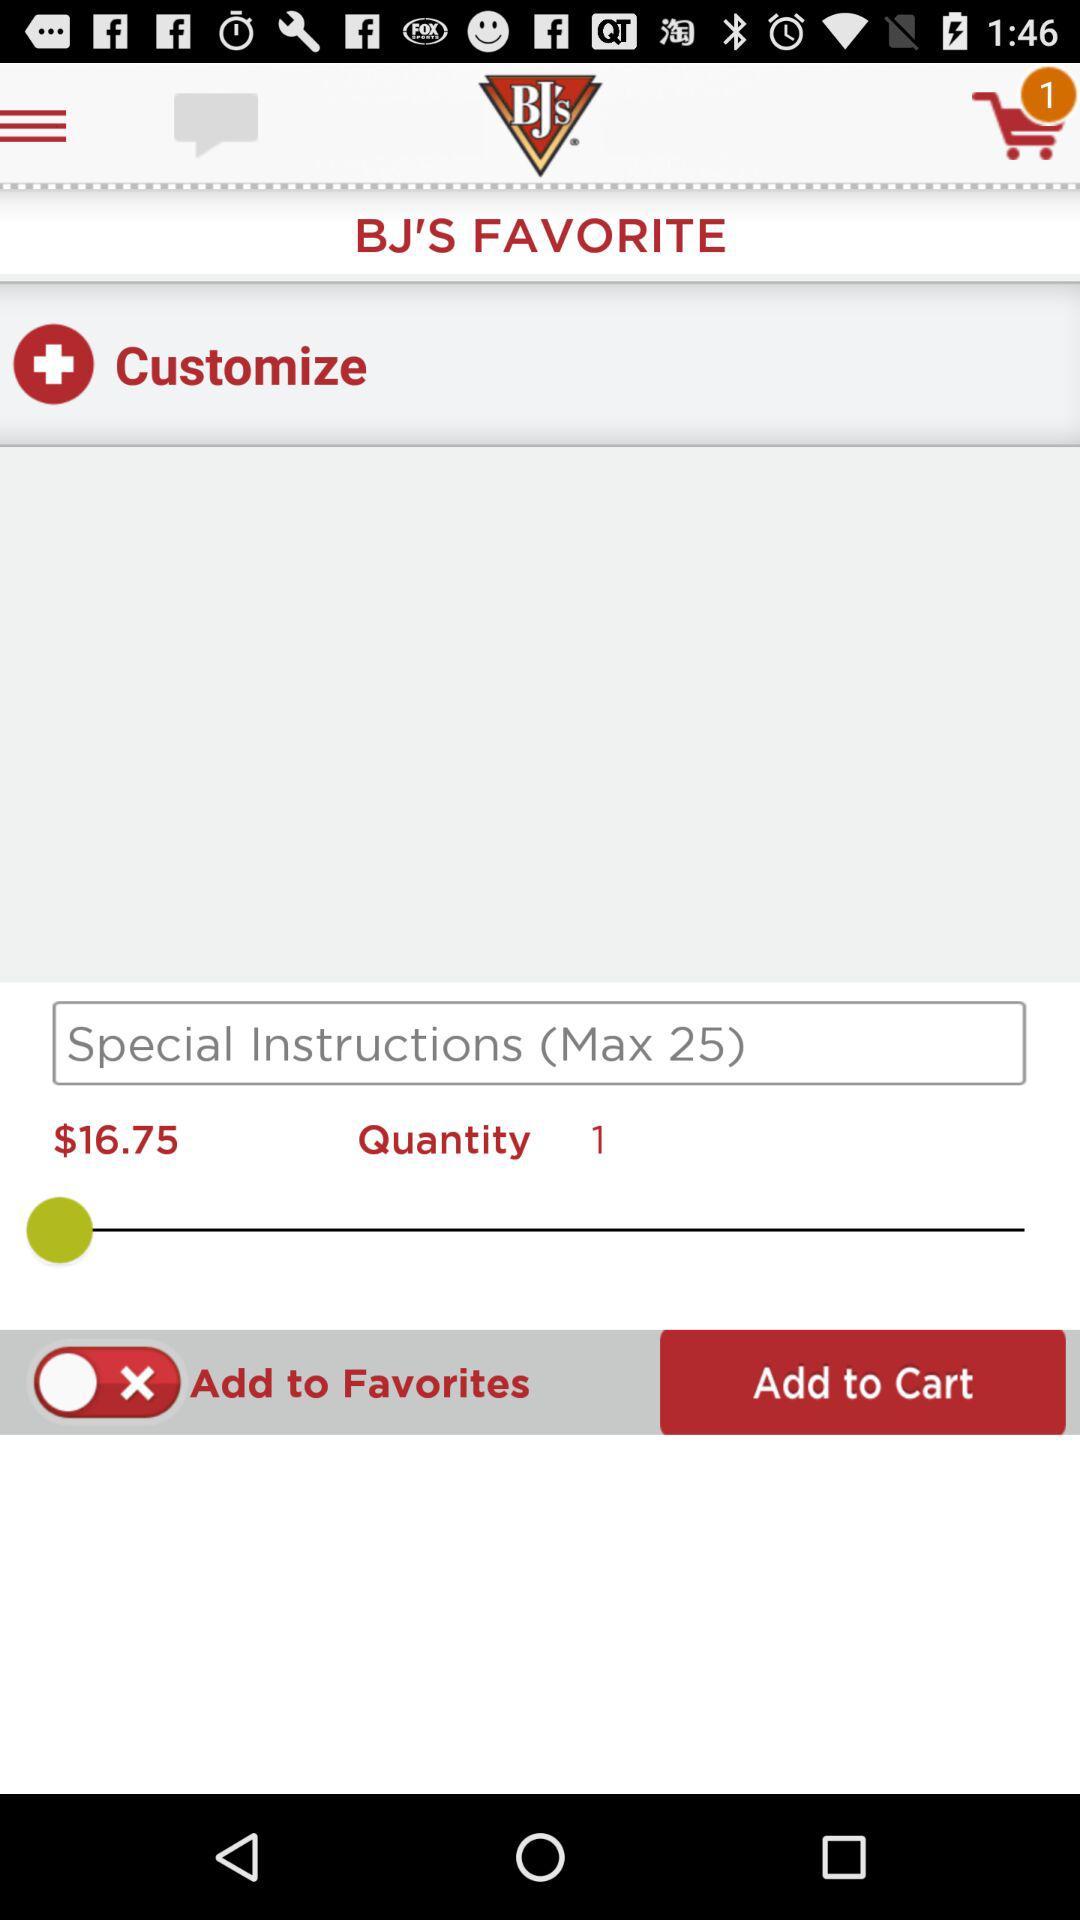 This screenshot has width=1080, height=1920. What do you see at coordinates (540, 1042) in the screenshot?
I see `search` at bounding box center [540, 1042].